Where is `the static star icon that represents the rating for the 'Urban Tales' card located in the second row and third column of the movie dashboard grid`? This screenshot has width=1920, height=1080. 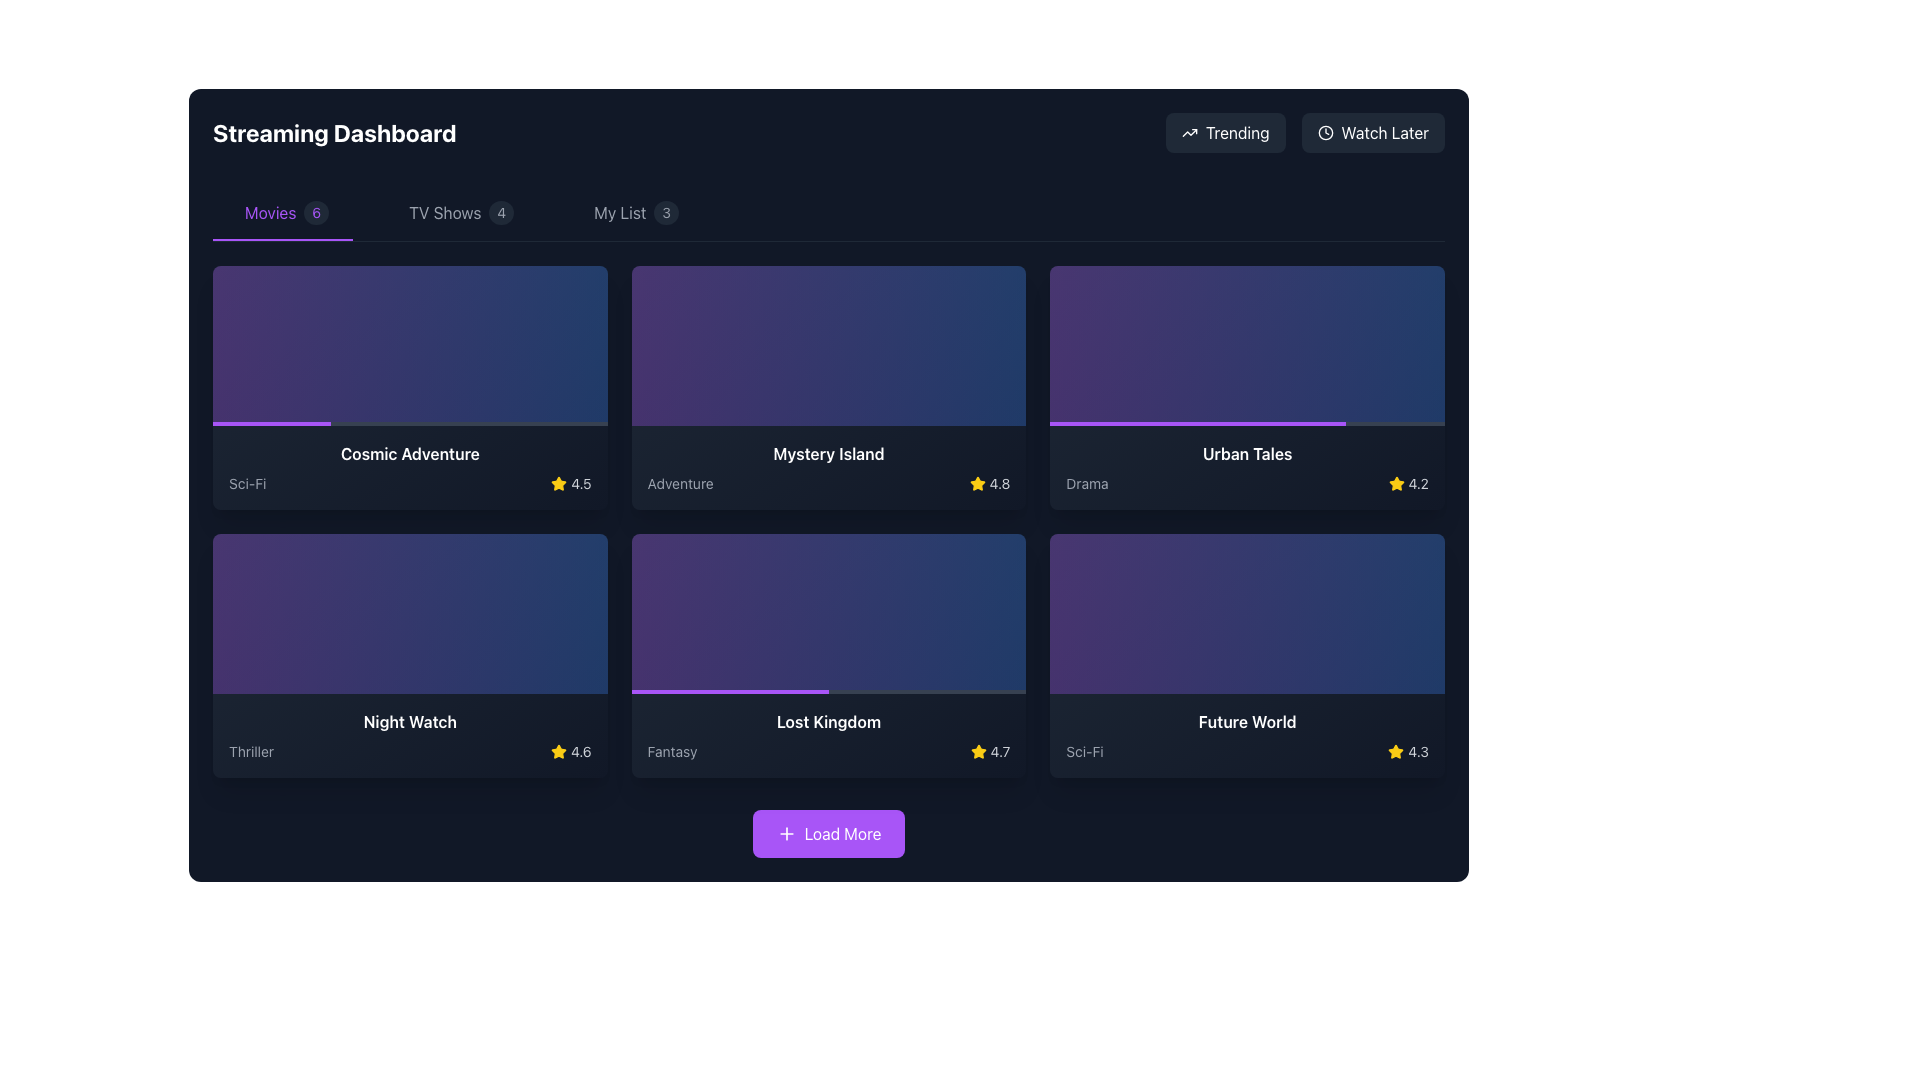 the static star icon that represents the rating for the 'Urban Tales' card located in the second row and third column of the movie dashboard grid is located at coordinates (1395, 483).